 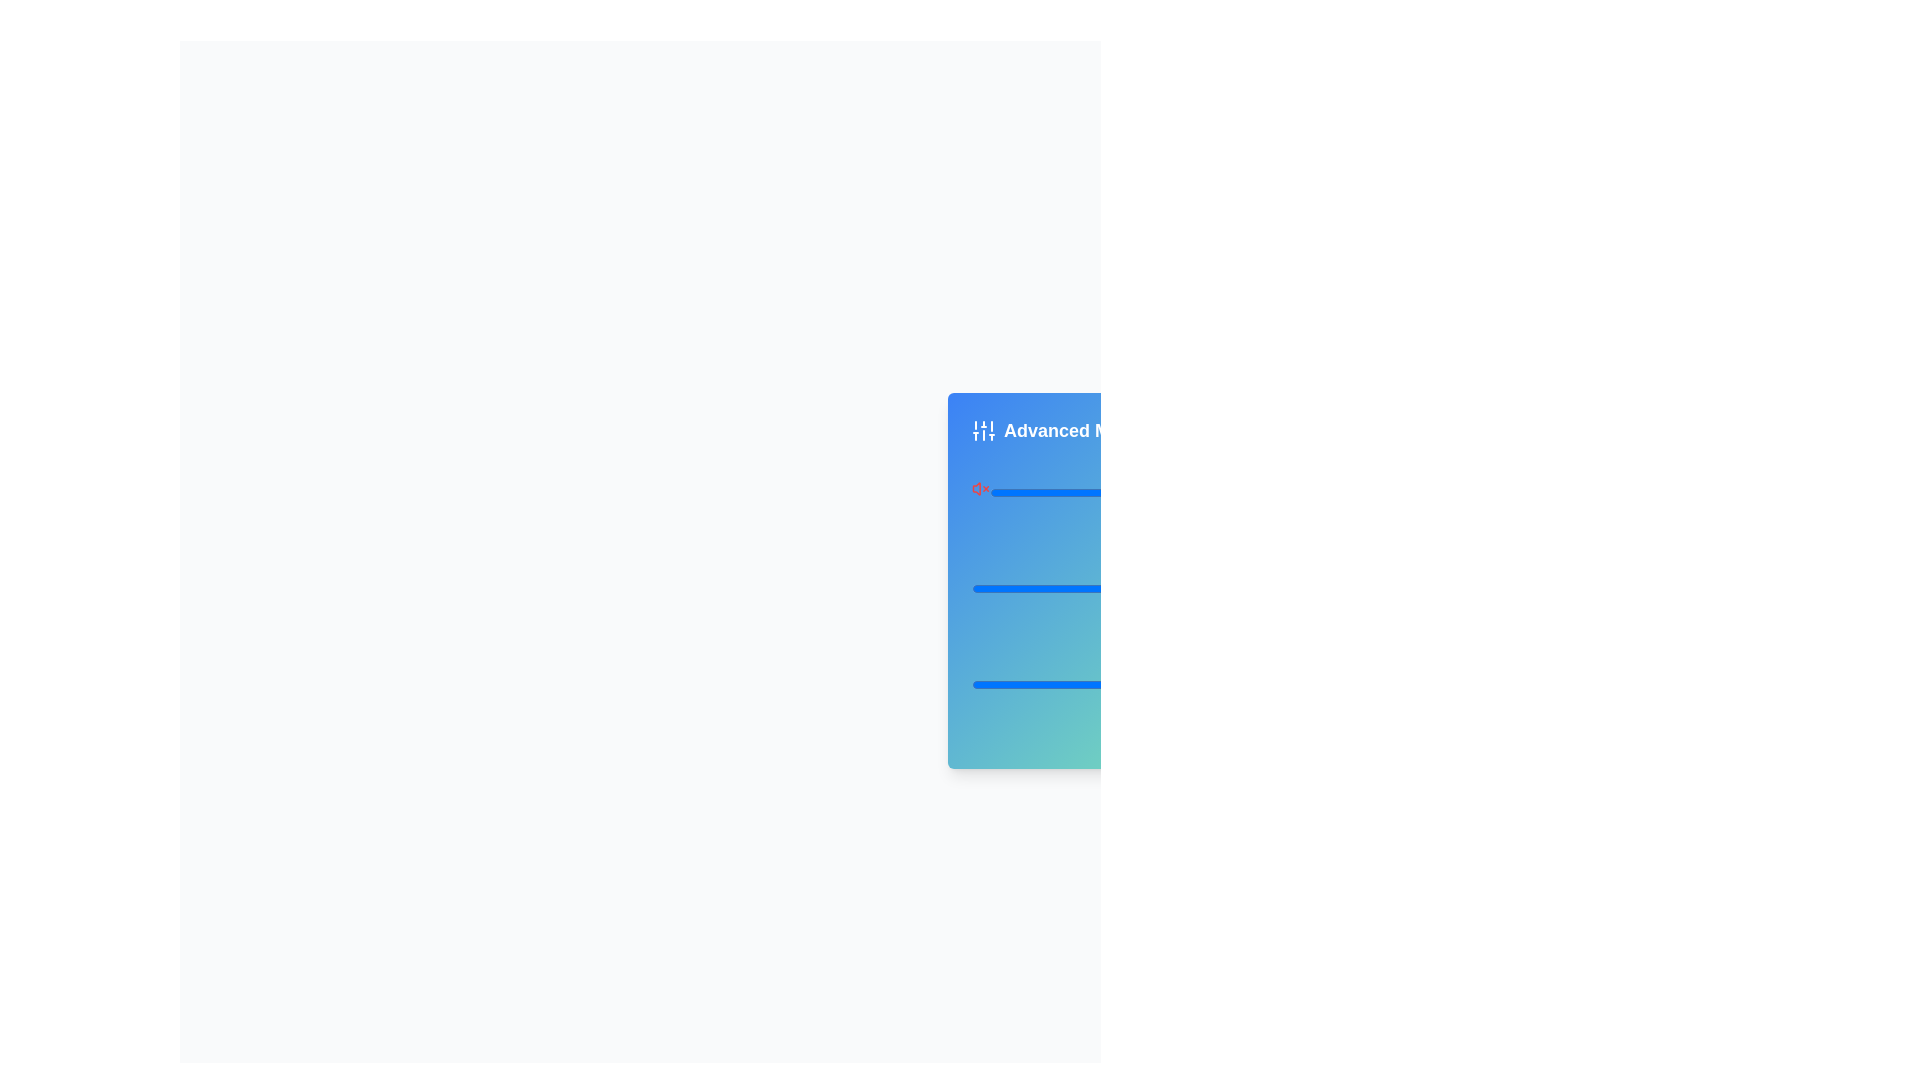 What do you see at coordinates (1015, 684) in the screenshot?
I see `slider value` at bounding box center [1015, 684].